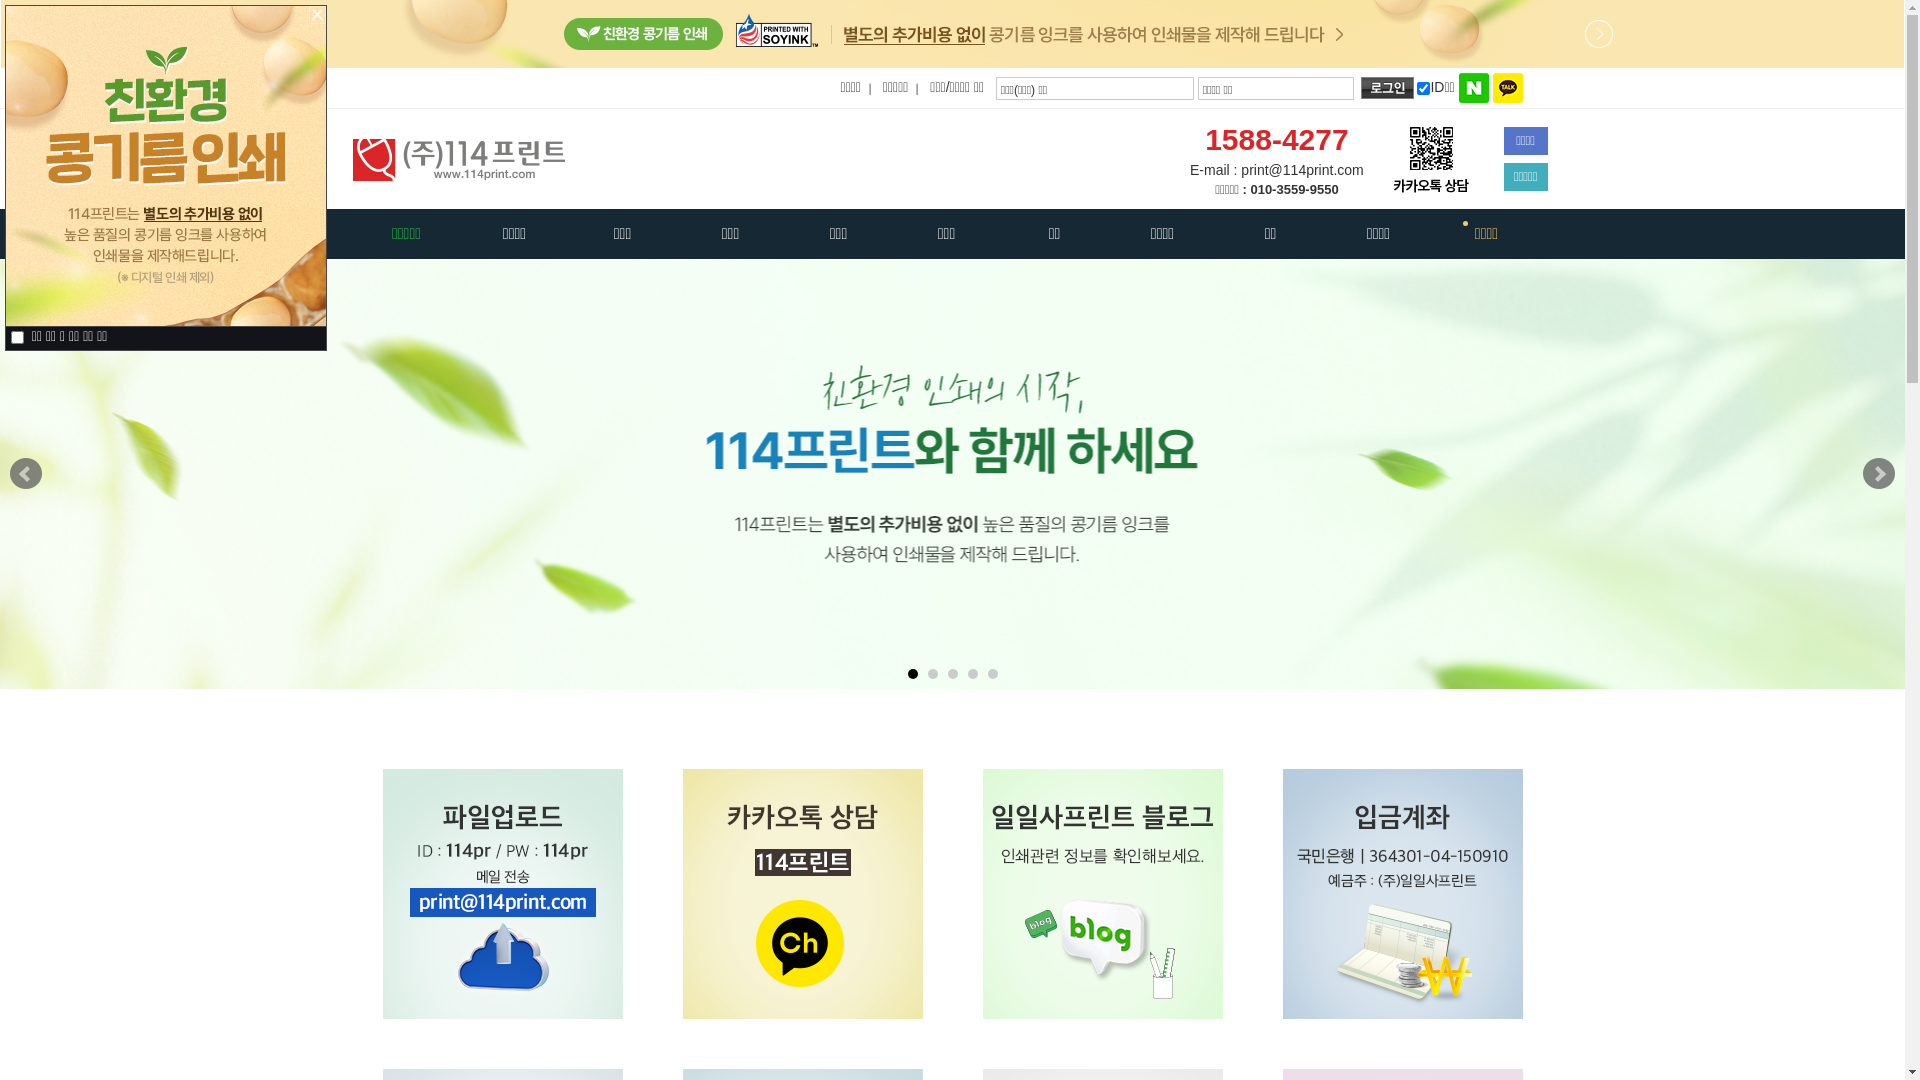 Image resolution: width=1920 pixels, height=1080 pixels. What do you see at coordinates (988, 674) in the screenshot?
I see `'5'` at bounding box center [988, 674].